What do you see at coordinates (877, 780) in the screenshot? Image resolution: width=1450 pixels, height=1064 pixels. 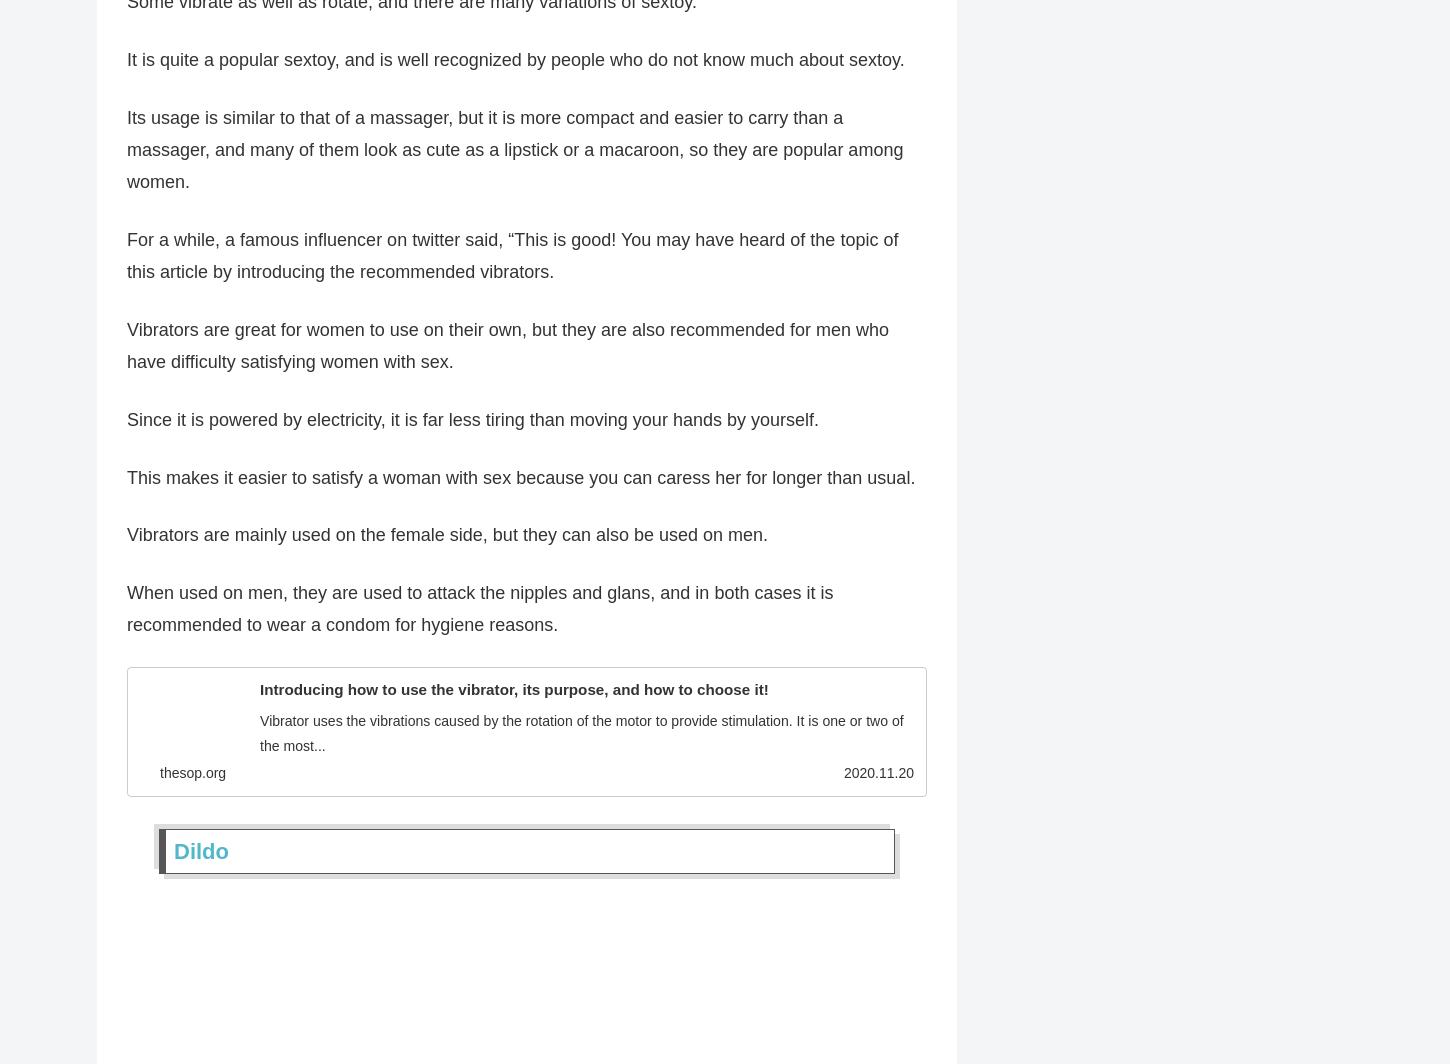 I see `'2020.11.20'` at bounding box center [877, 780].